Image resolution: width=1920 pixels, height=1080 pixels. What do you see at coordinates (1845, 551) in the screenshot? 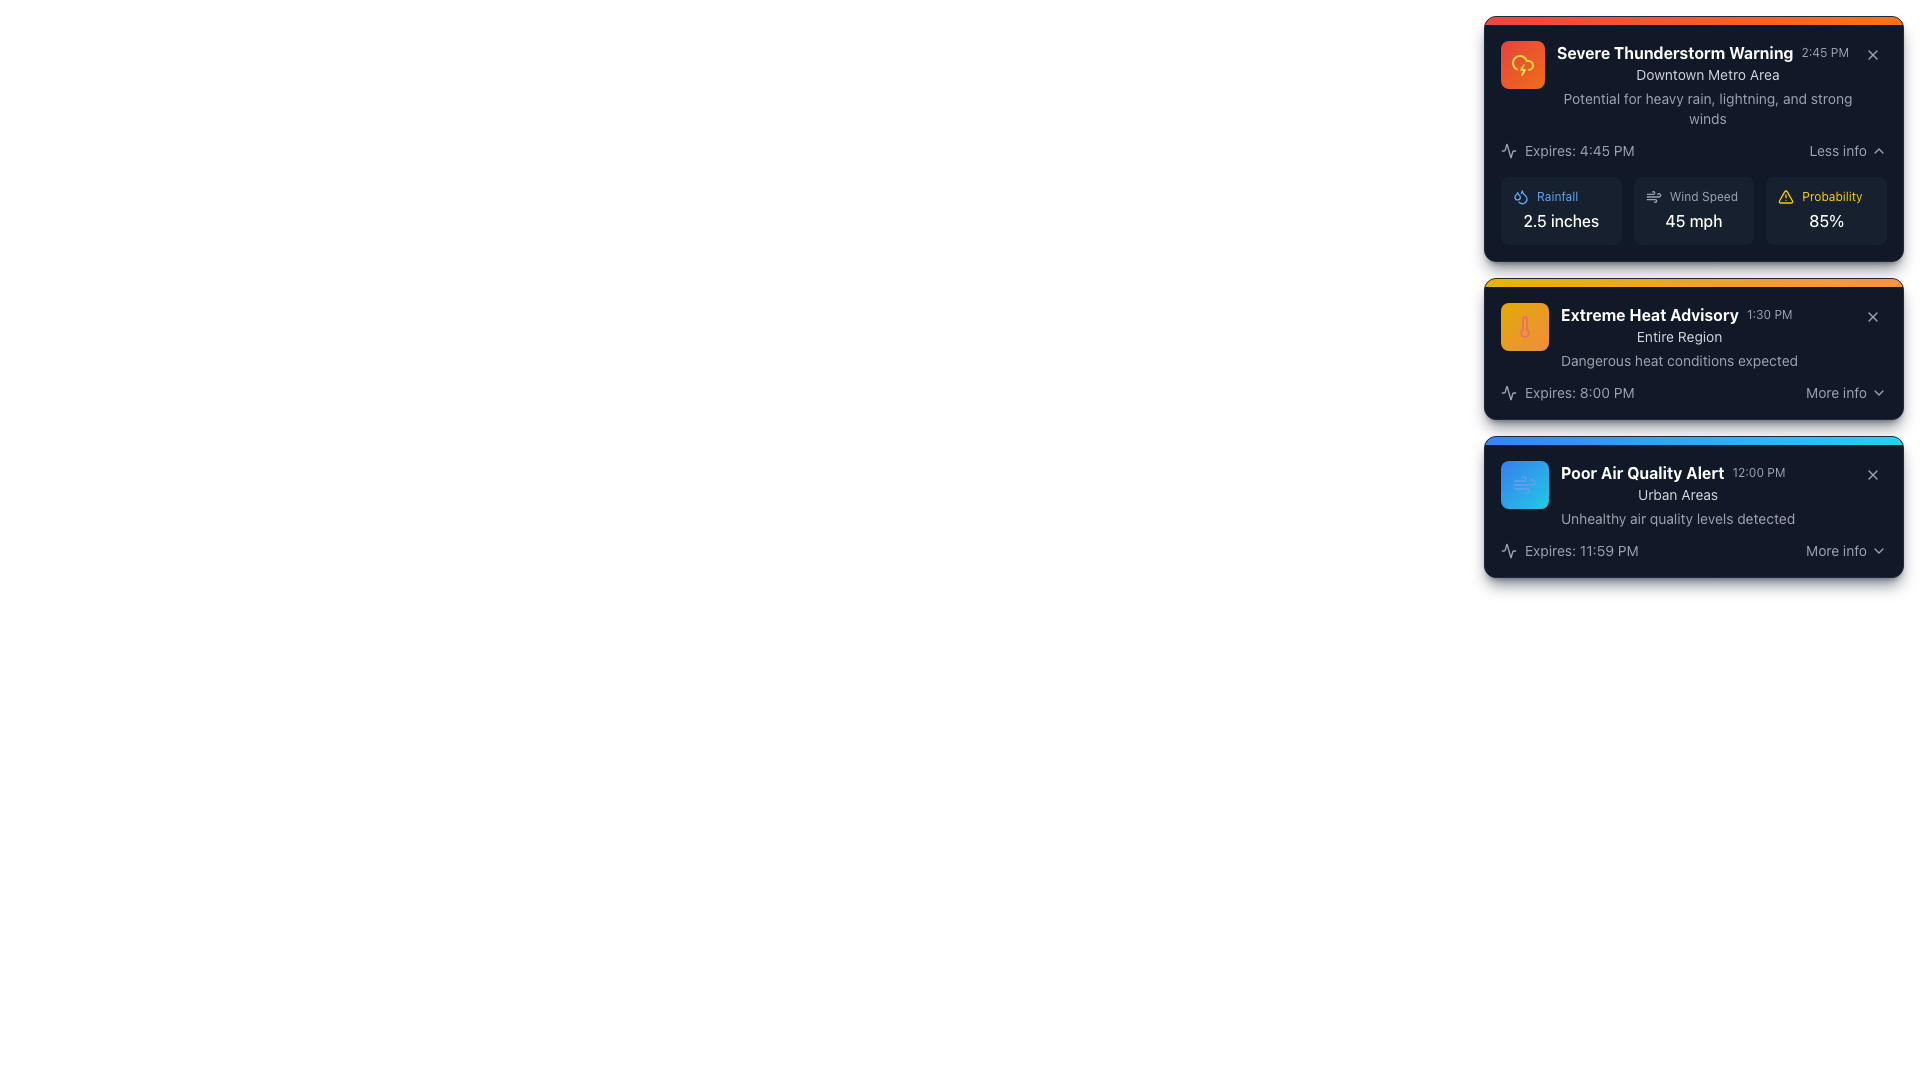
I see `the interactive button in the bottom right corner of the 'Poor Air Quality Alert' notification card to change the text color` at bounding box center [1845, 551].